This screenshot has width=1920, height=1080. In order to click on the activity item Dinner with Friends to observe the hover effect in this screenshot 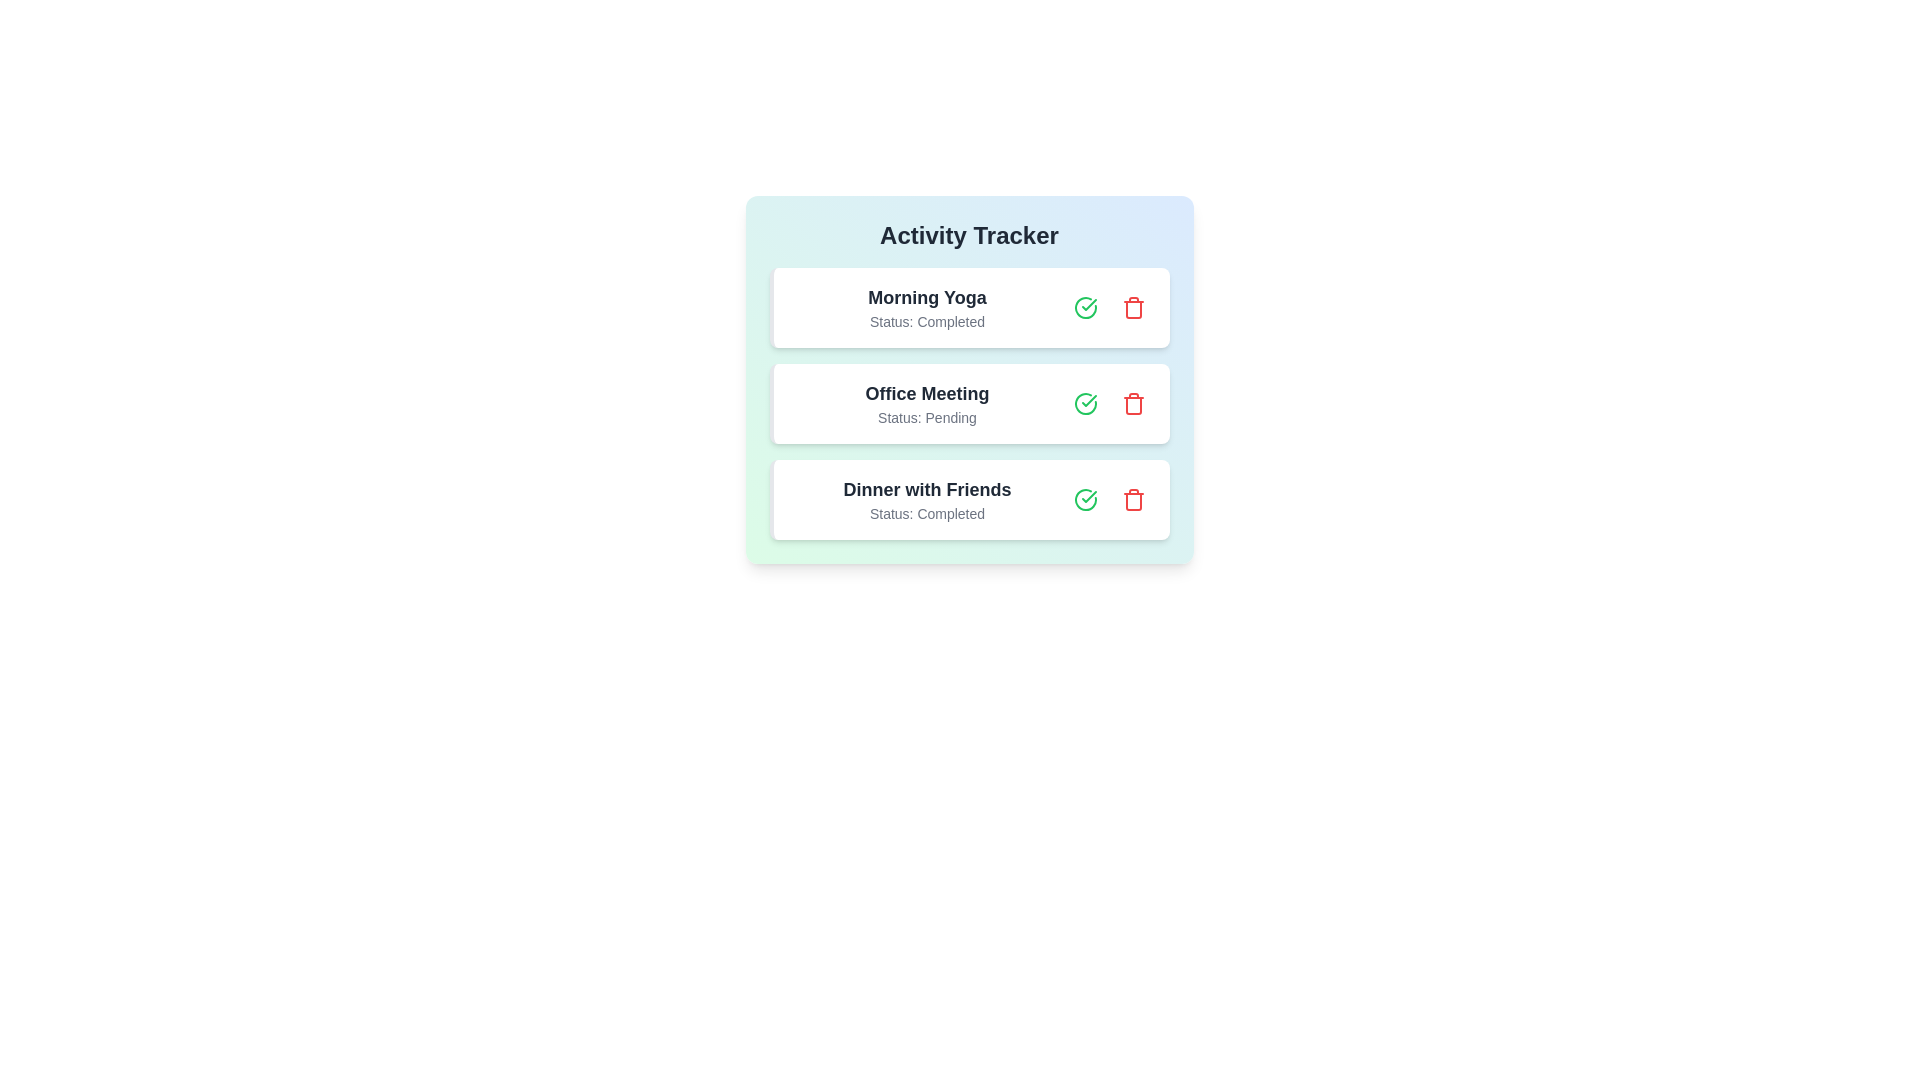, I will do `click(969, 499)`.